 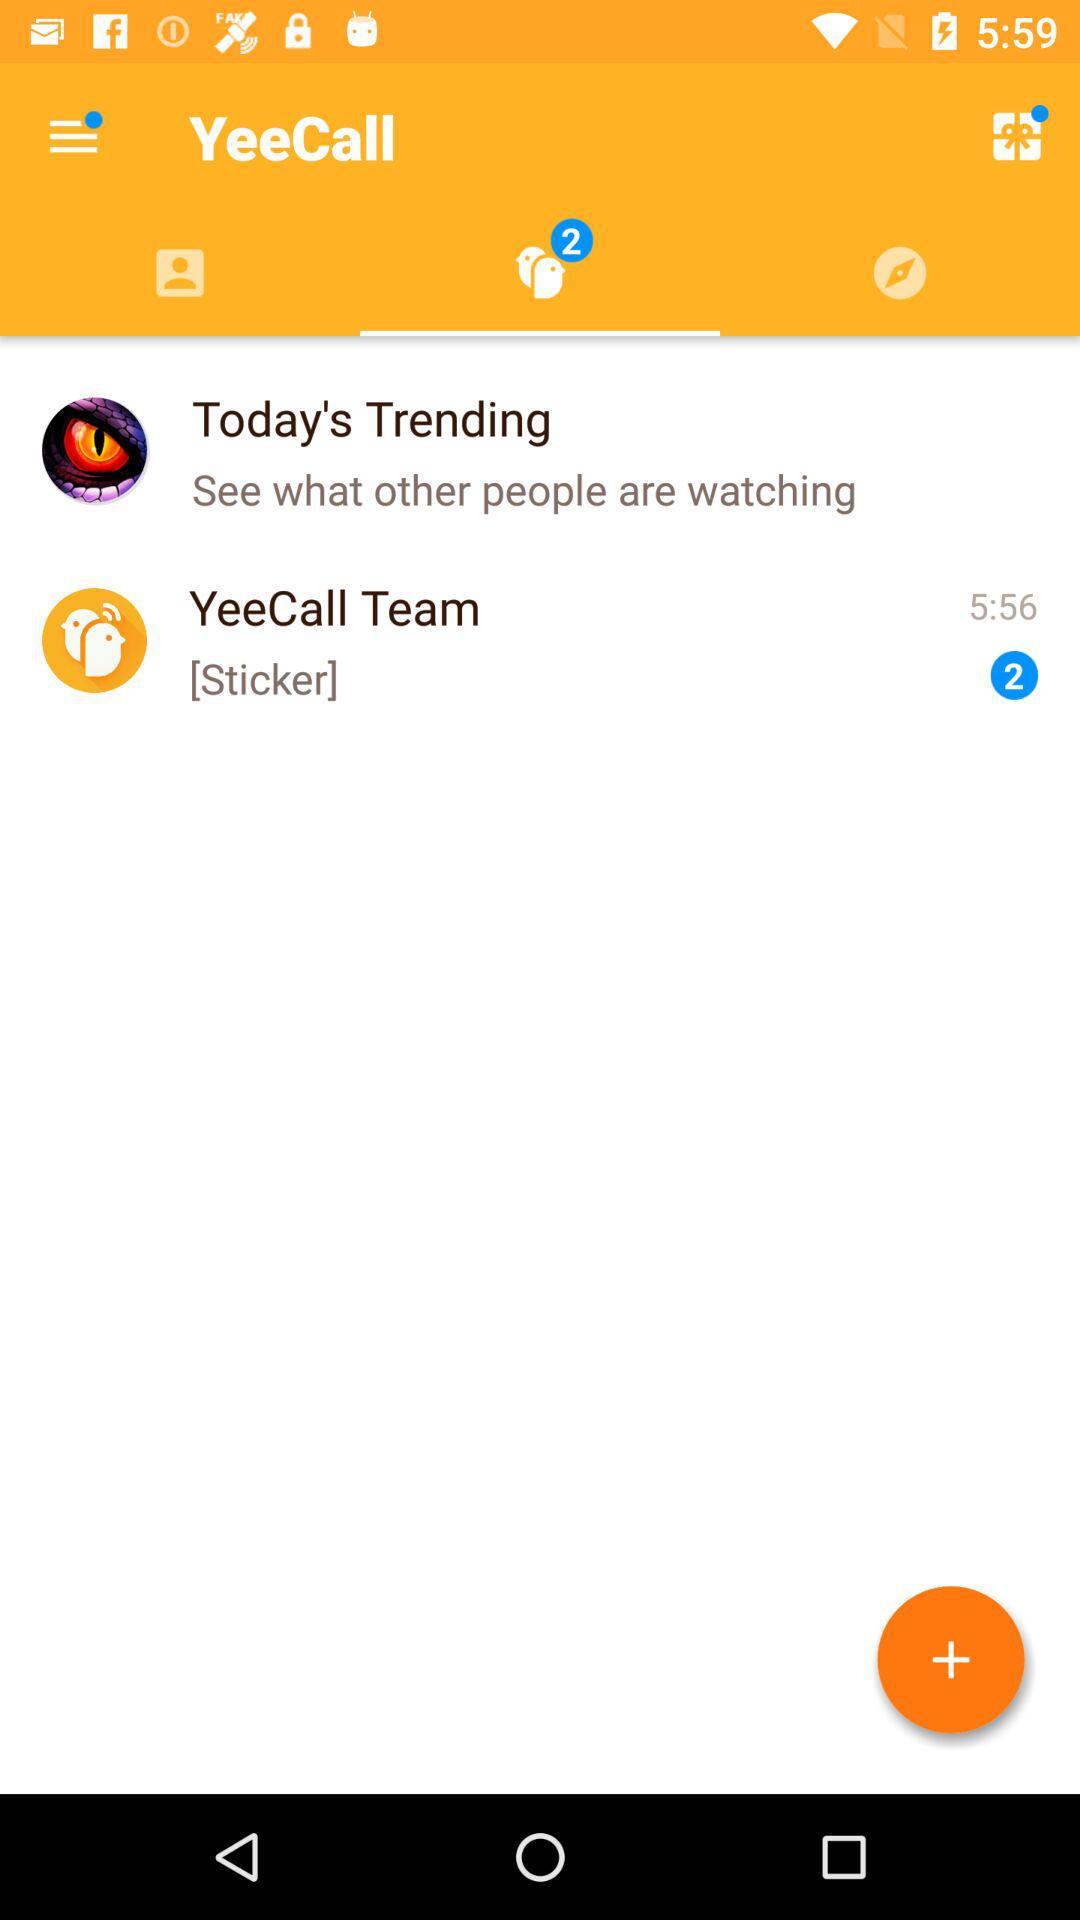 What do you see at coordinates (950, 1659) in the screenshot?
I see `new yeecall` at bounding box center [950, 1659].